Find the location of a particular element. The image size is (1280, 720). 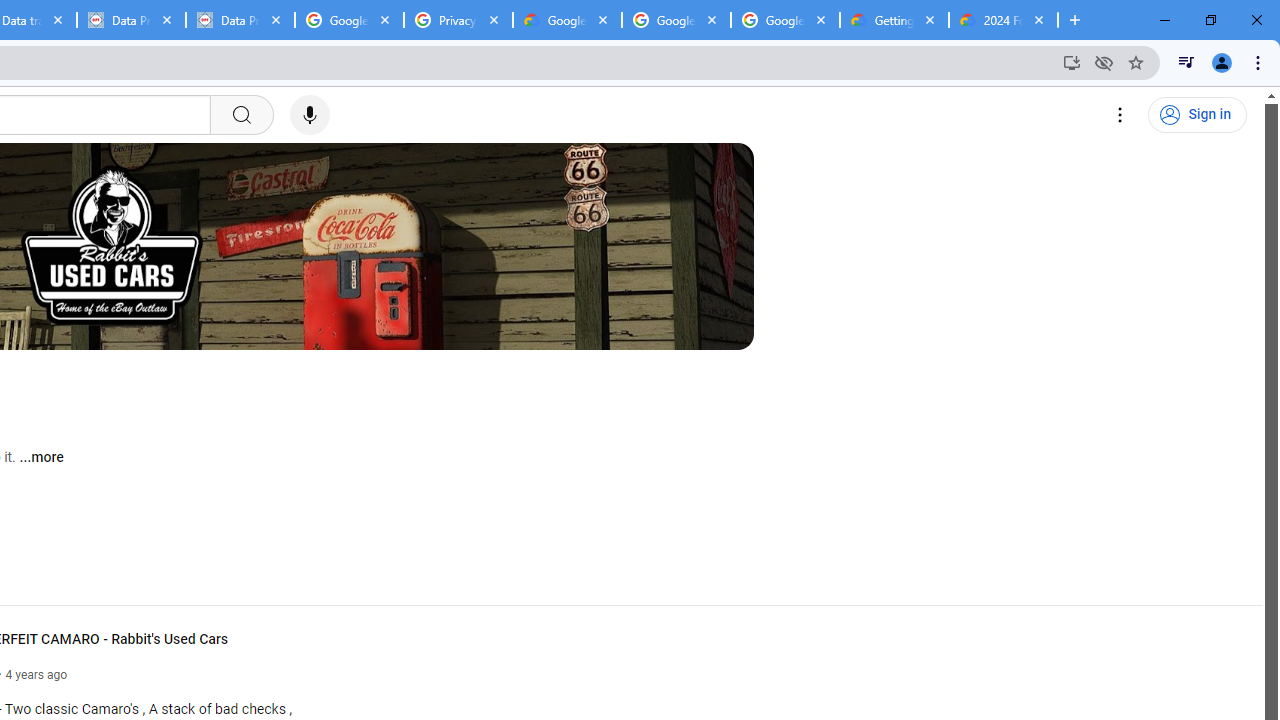

'Google Workspace - Specific Terms' is located at coordinates (676, 20).